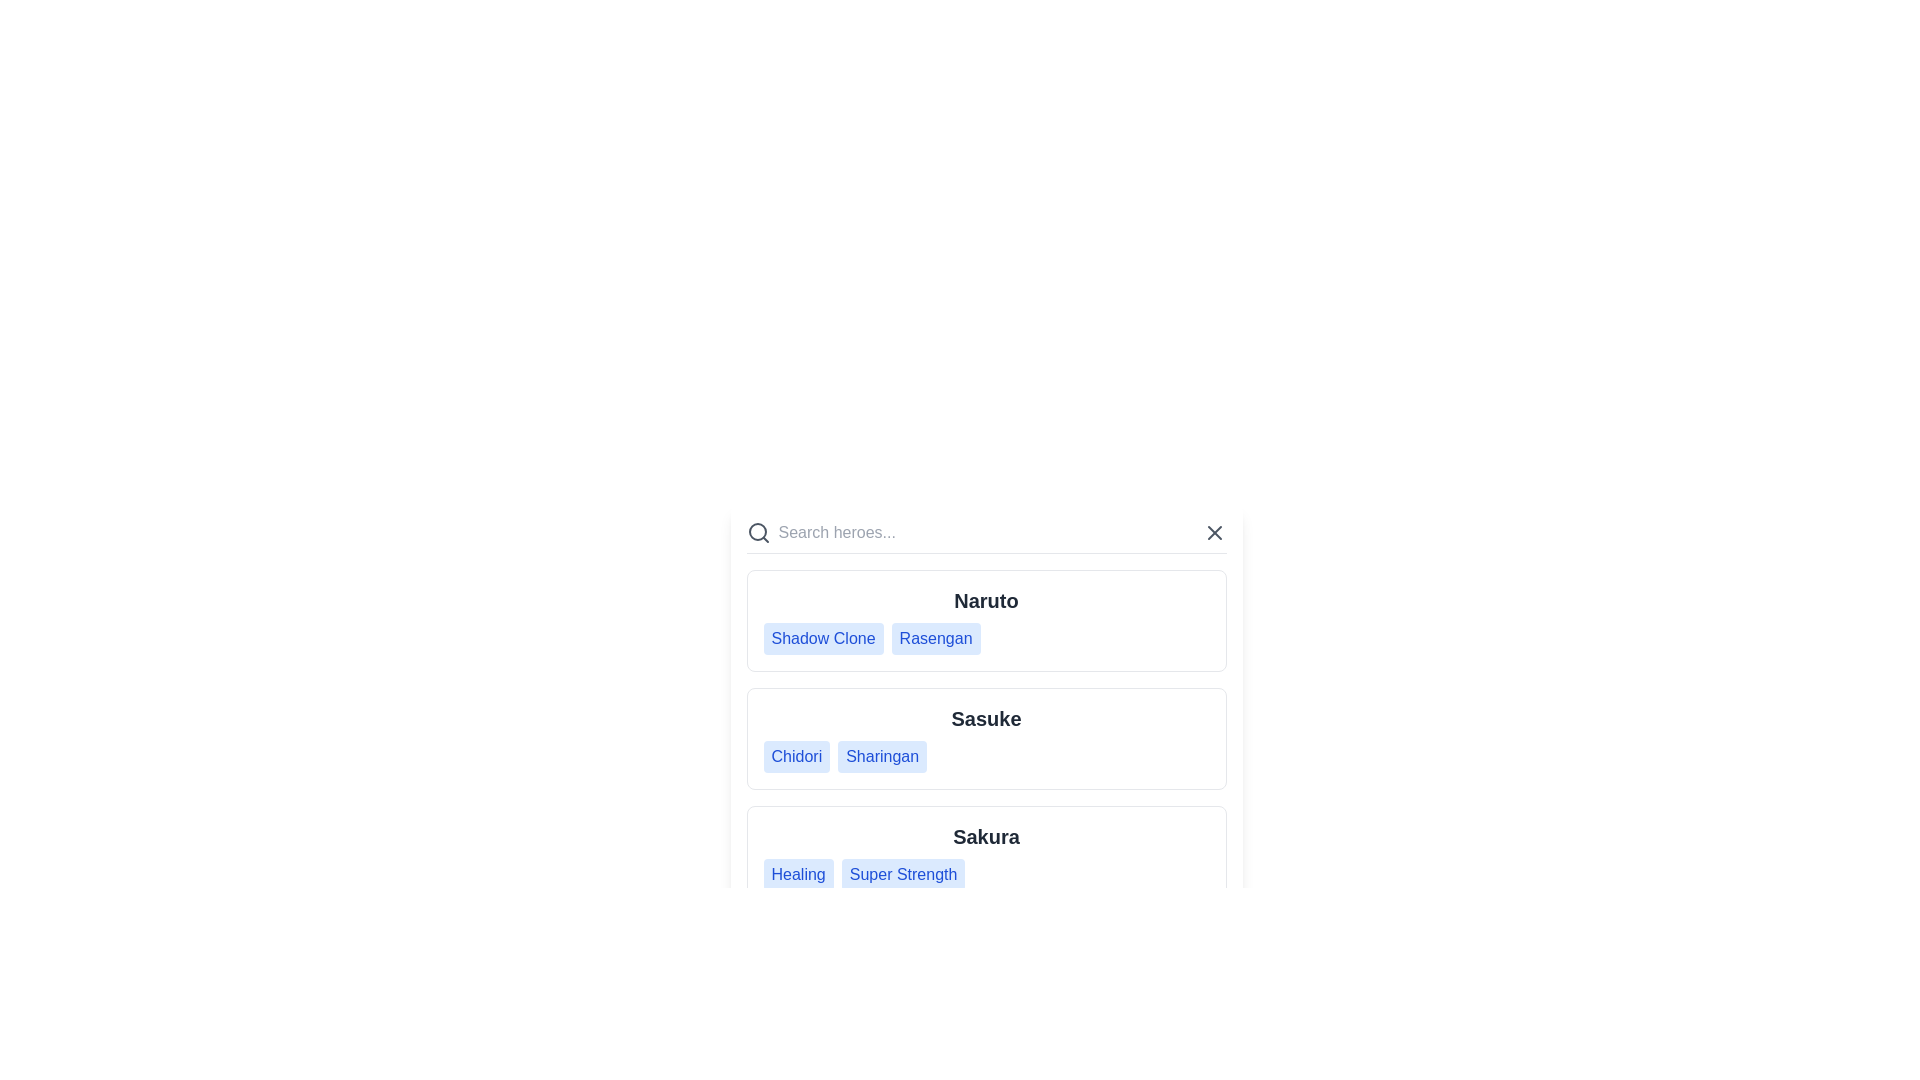 The image size is (1920, 1080). What do you see at coordinates (795, 756) in the screenshot?
I see `the label with the text 'Chidori', which has a light blue background and is part of the 'Sasuke' section, located to the left of the 'Sharingan' label` at bounding box center [795, 756].